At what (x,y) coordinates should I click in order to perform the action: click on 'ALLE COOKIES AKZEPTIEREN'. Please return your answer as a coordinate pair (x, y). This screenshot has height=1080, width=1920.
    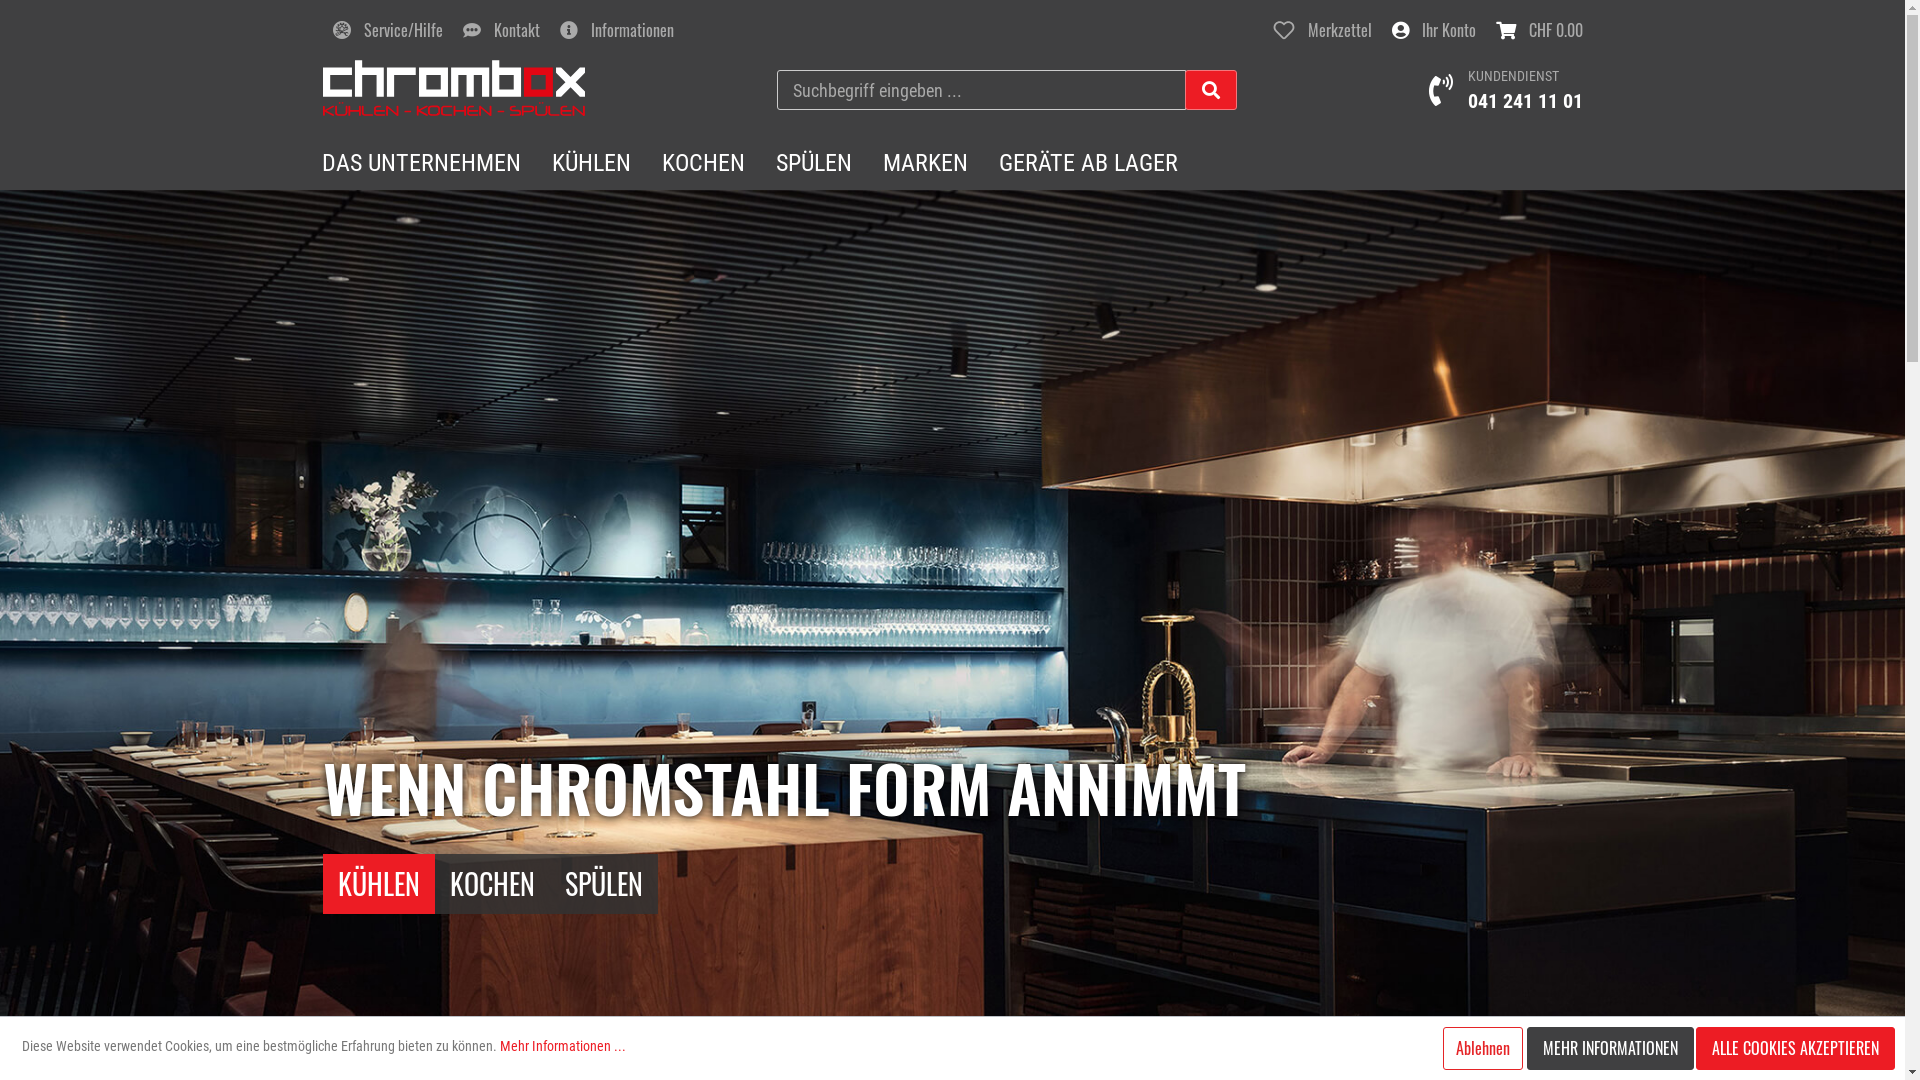
    Looking at the image, I should click on (1795, 1047).